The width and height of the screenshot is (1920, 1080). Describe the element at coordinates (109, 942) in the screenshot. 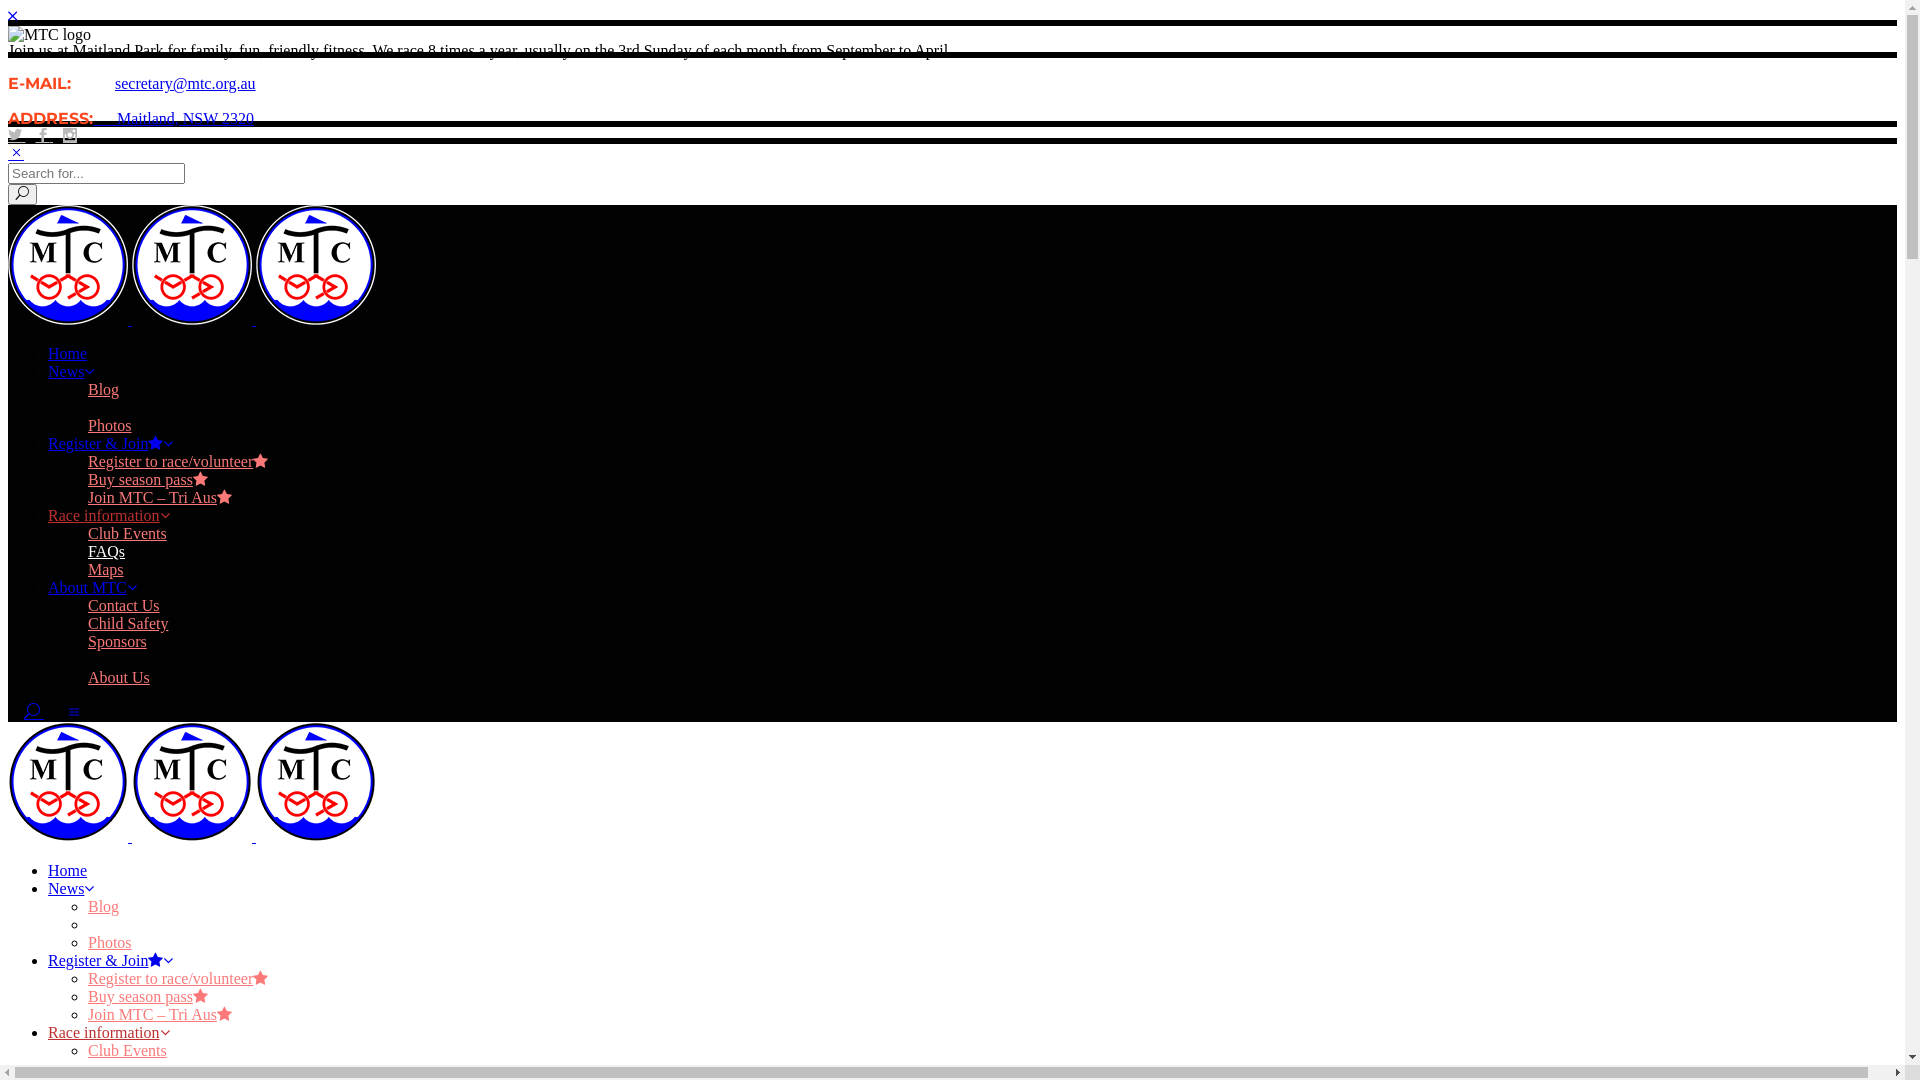

I see `'Photos'` at that location.